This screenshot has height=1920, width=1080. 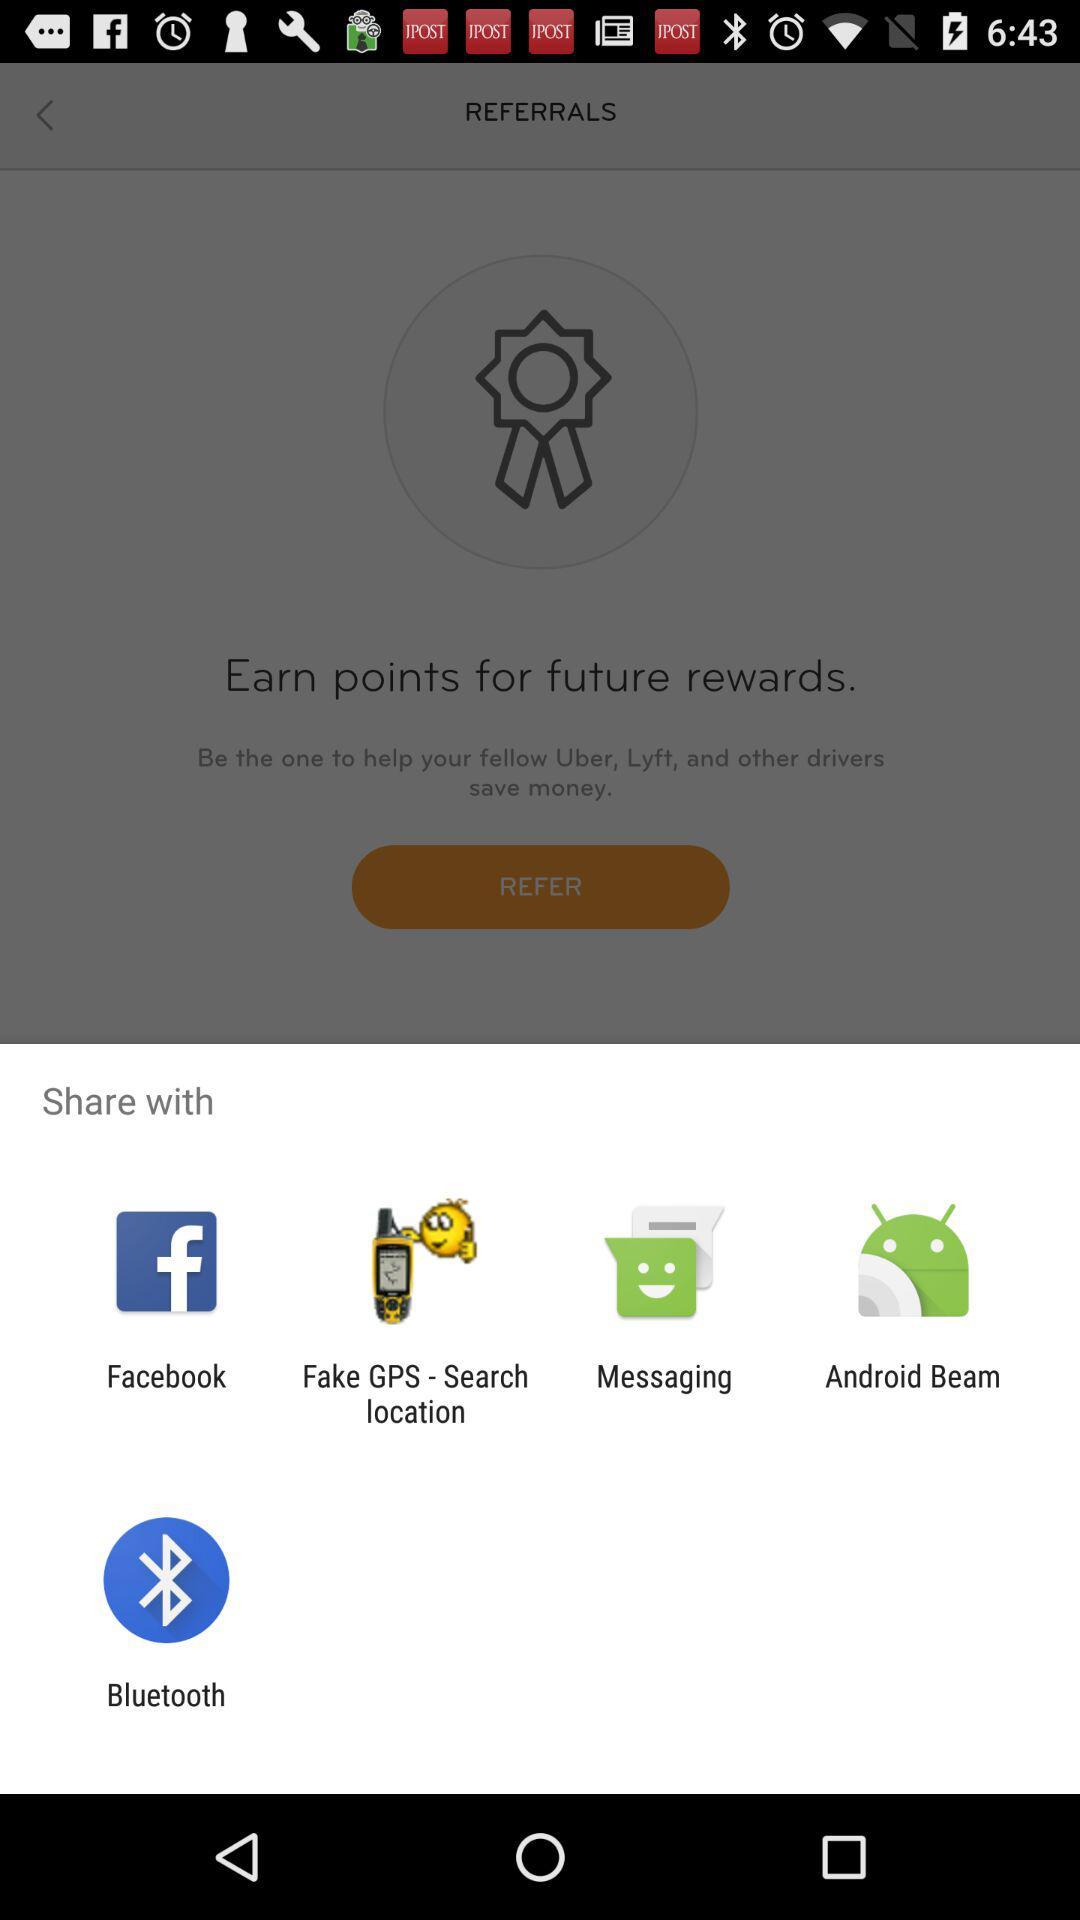 What do you see at coordinates (664, 1392) in the screenshot?
I see `app next to the android beam app` at bounding box center [664, 1392].